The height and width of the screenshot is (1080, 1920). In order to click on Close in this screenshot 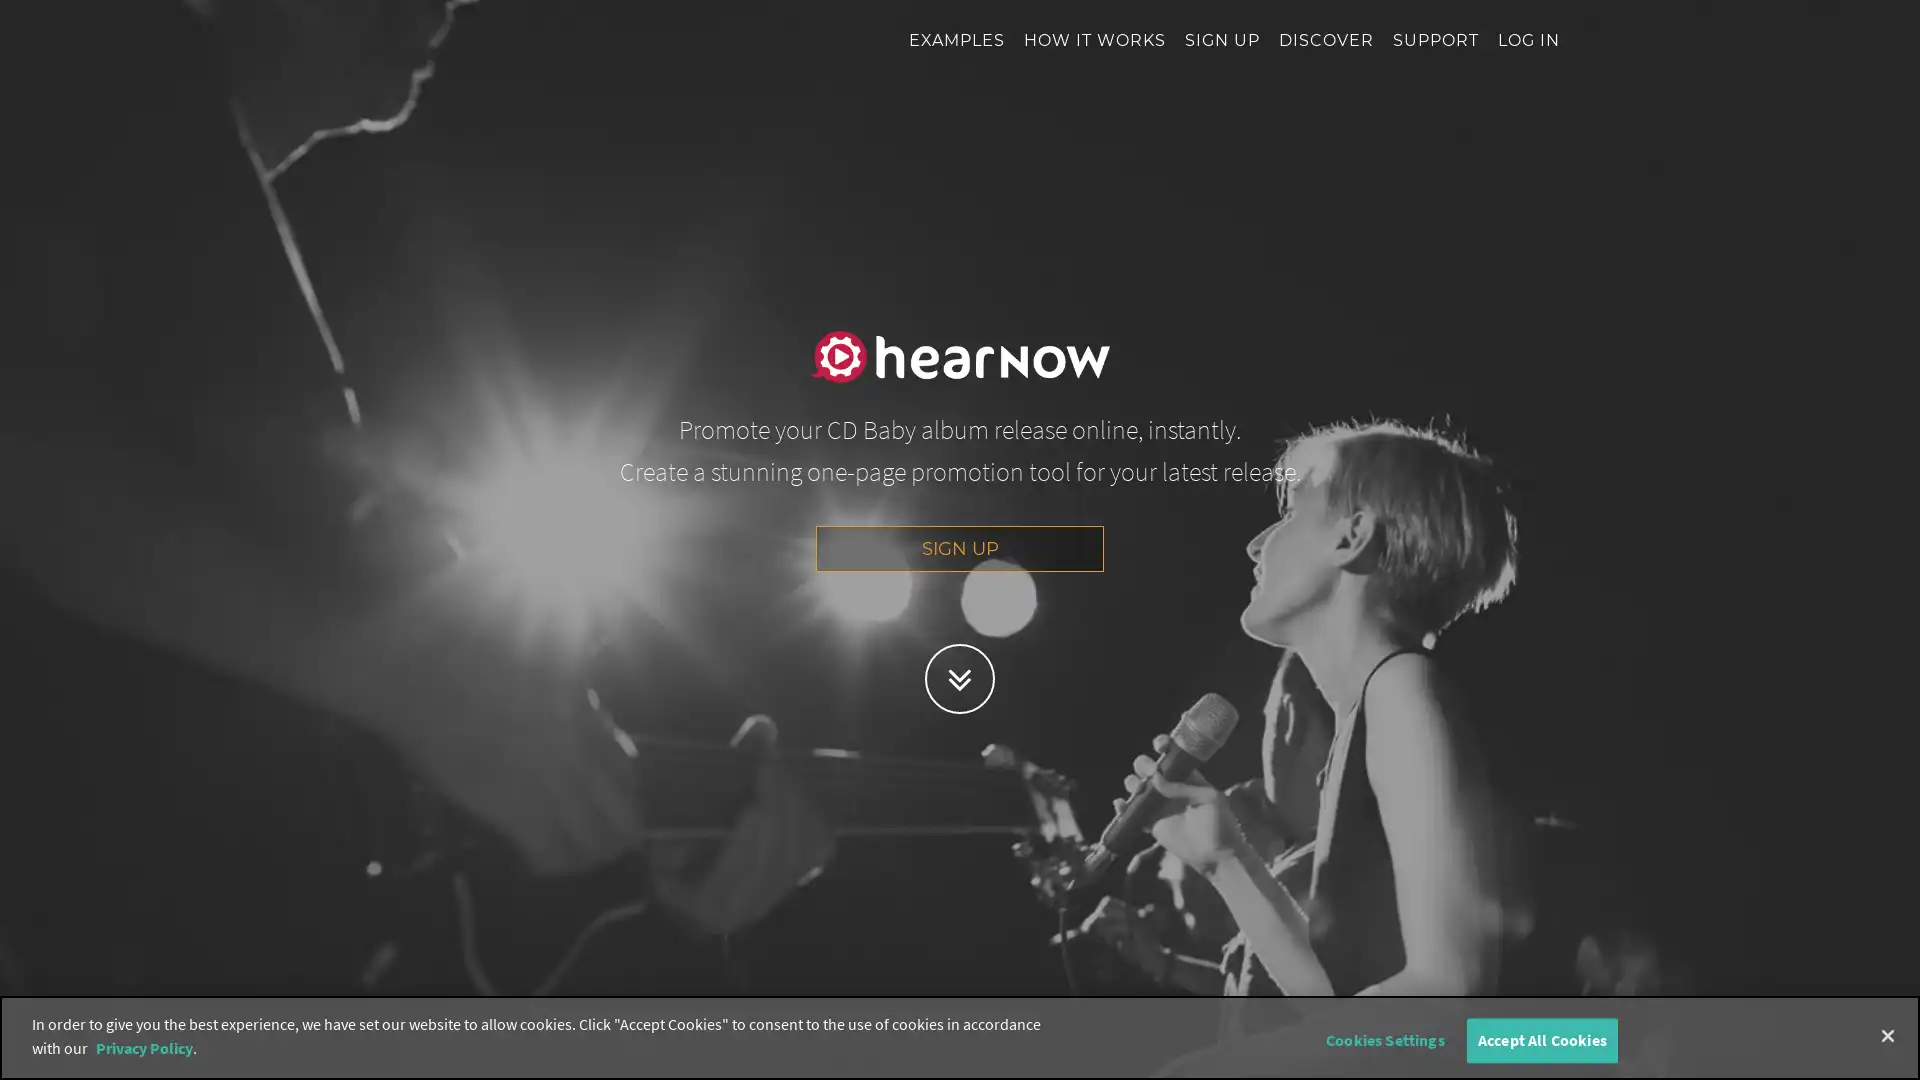, I will do `click(1886, 1035)`.